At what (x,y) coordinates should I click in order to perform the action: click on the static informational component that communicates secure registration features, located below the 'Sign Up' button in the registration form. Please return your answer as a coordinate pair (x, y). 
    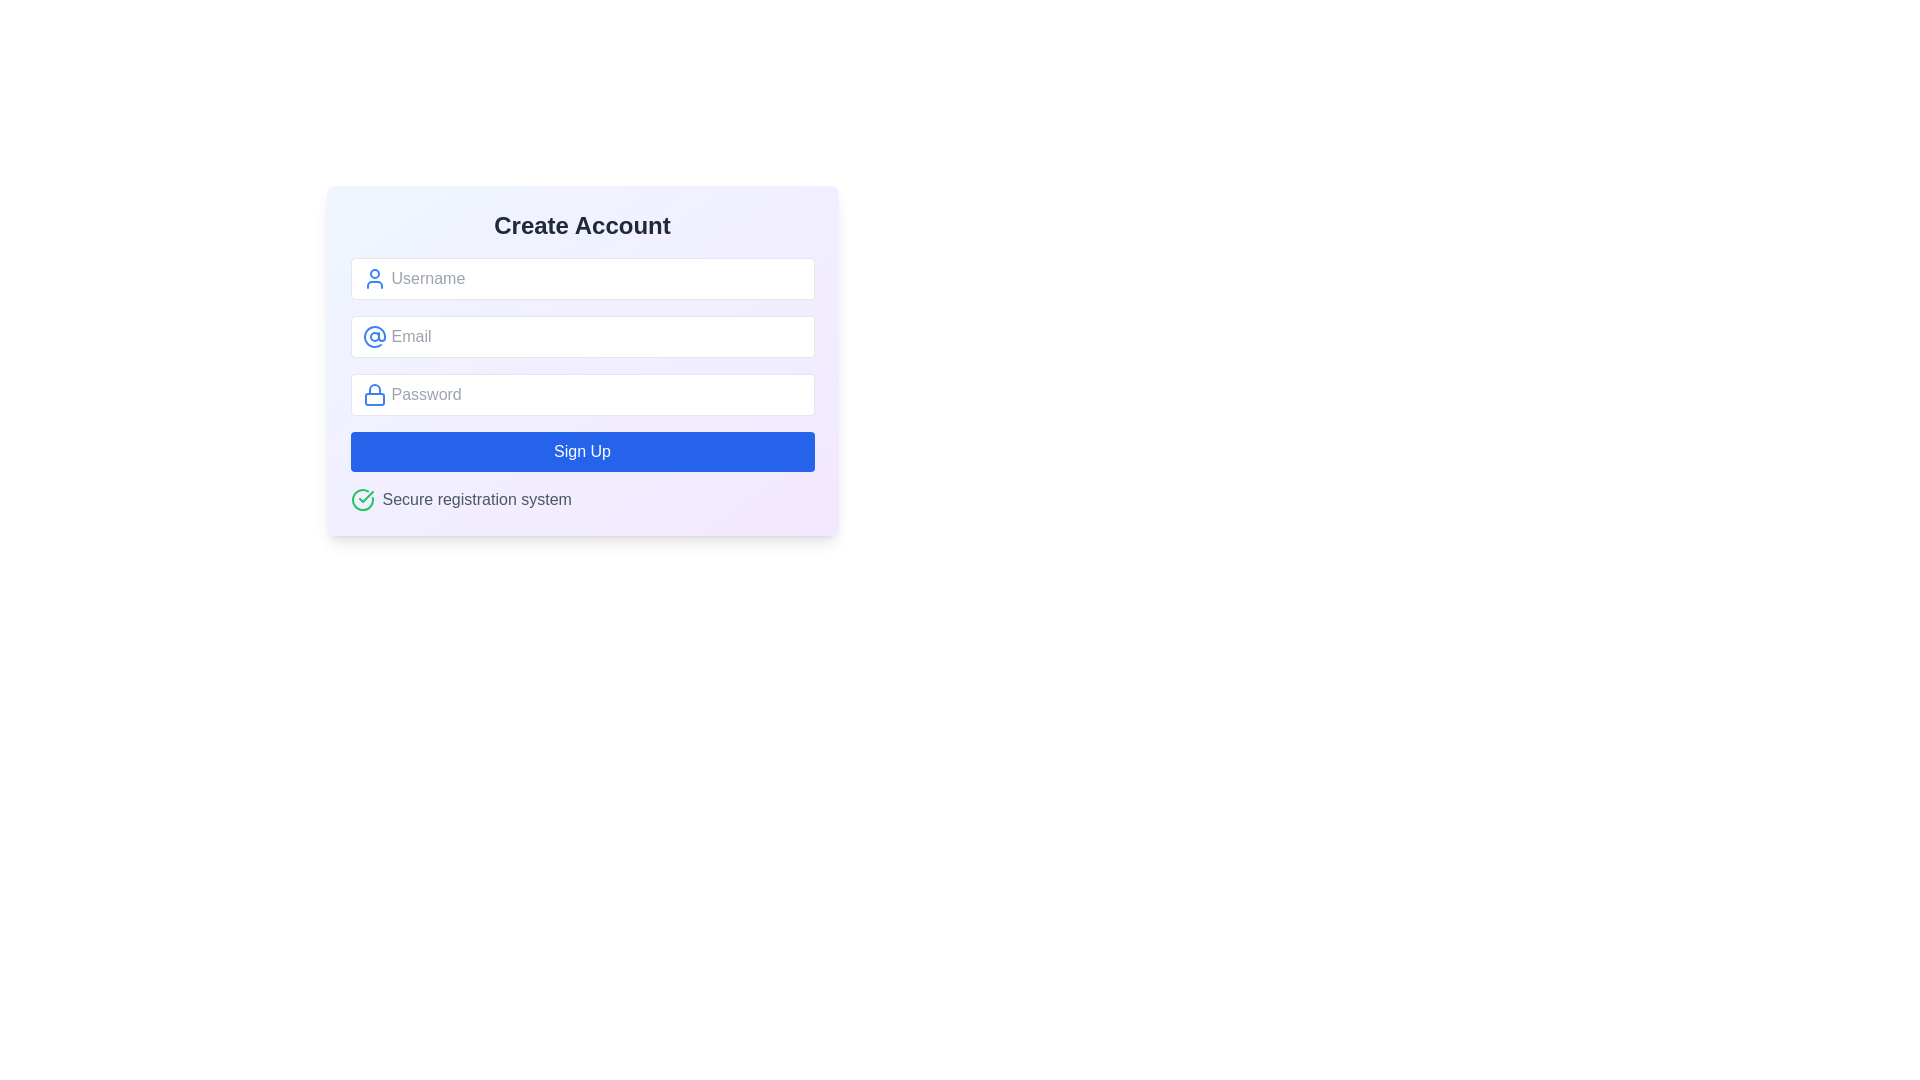
    Looking at the image, I should click on (581, 499).